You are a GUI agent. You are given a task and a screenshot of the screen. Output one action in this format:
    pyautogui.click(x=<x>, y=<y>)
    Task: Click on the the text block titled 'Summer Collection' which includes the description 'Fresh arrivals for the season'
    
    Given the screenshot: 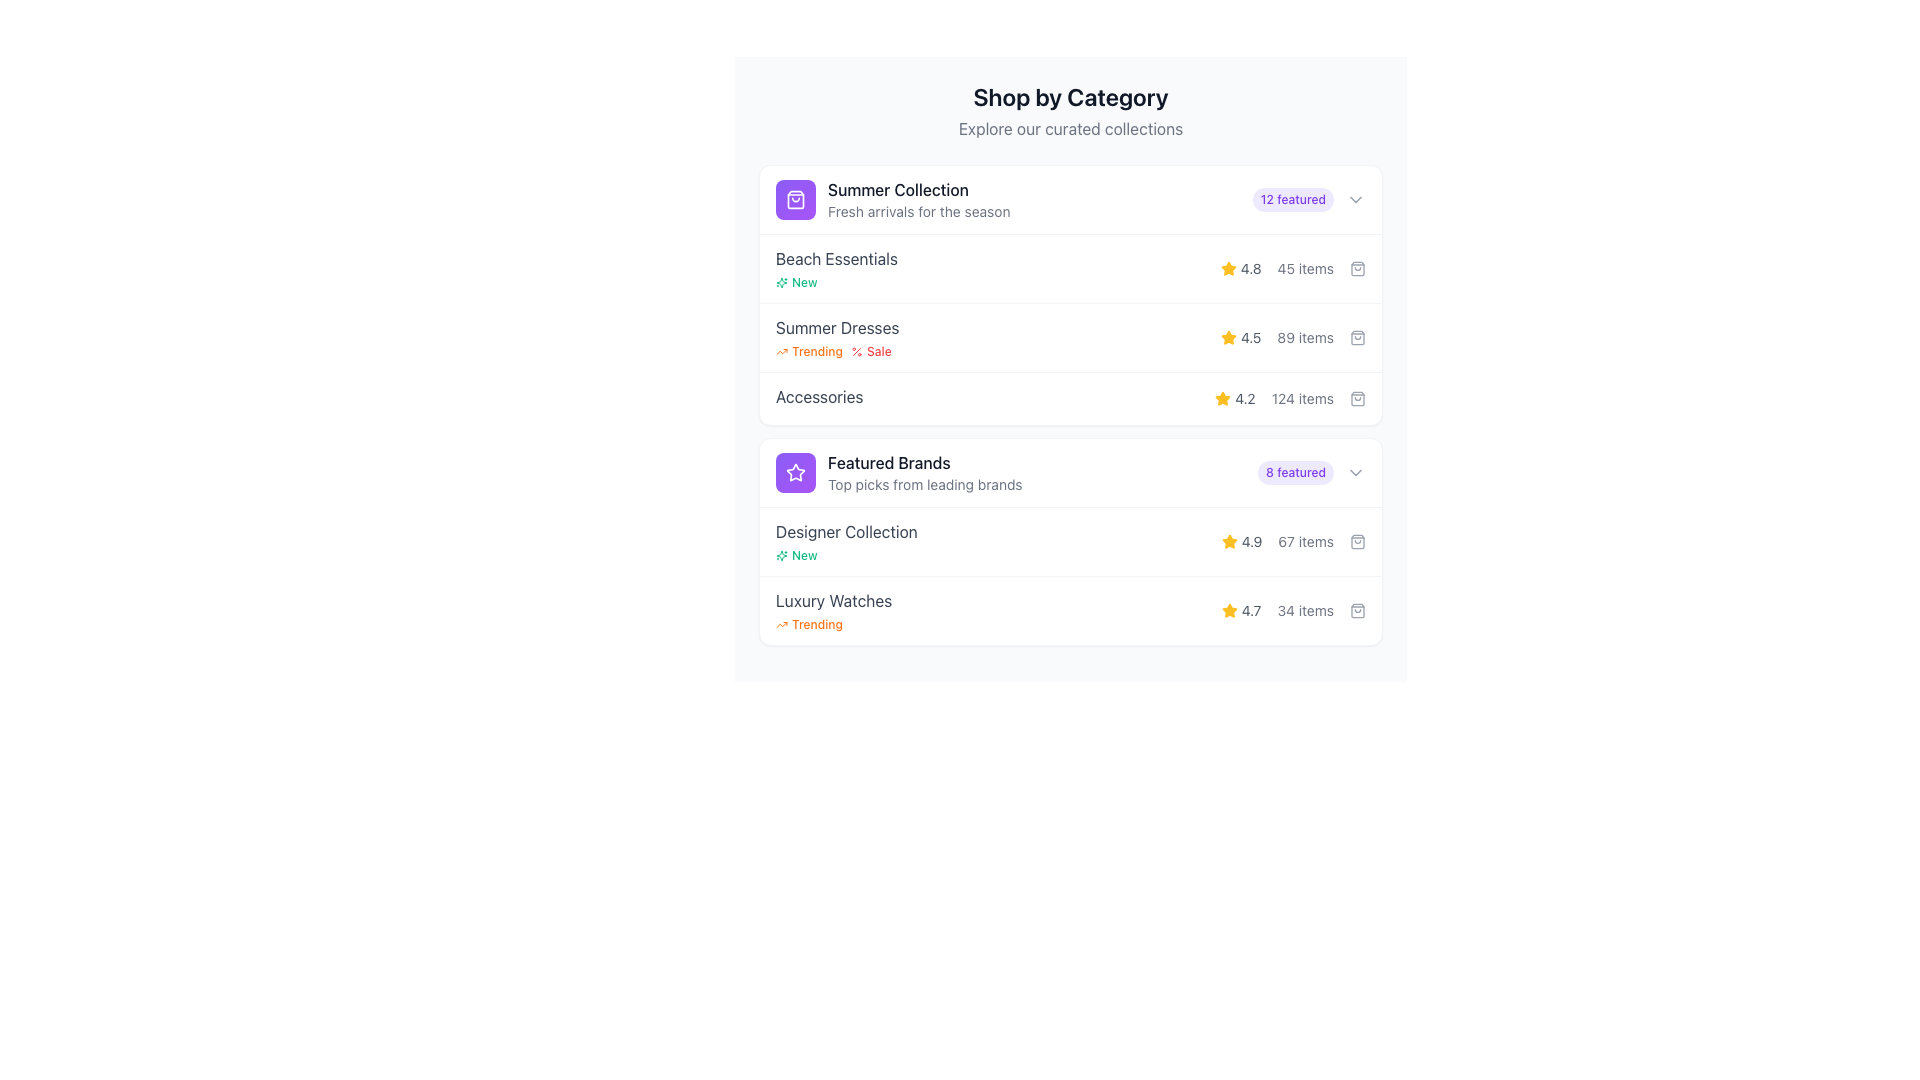 What is the action you would take?
    pyautogui.click(x=918, y=200)
    